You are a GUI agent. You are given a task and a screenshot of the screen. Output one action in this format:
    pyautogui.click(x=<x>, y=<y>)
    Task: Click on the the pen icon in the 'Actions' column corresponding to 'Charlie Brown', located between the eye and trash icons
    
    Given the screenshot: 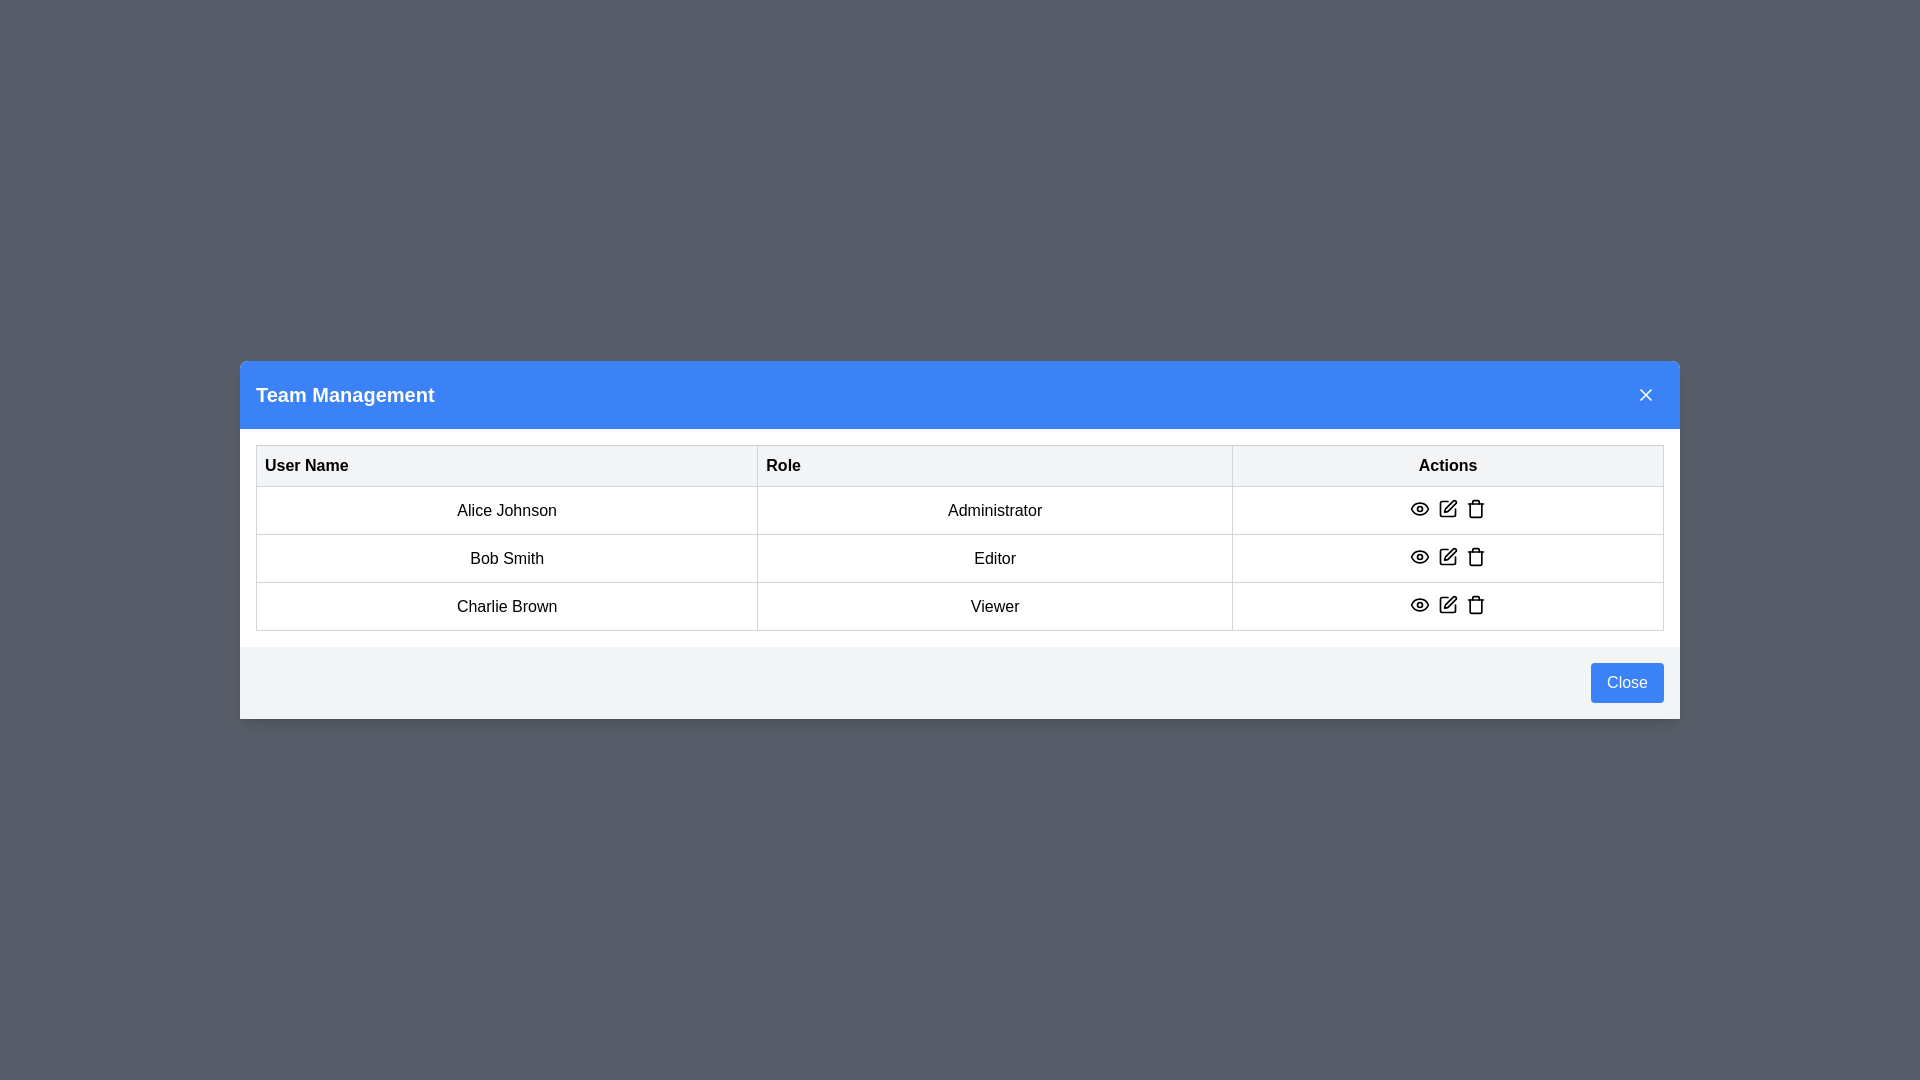 What is the action you would take?
    pyautogui.click(x=1448, y=604)
    